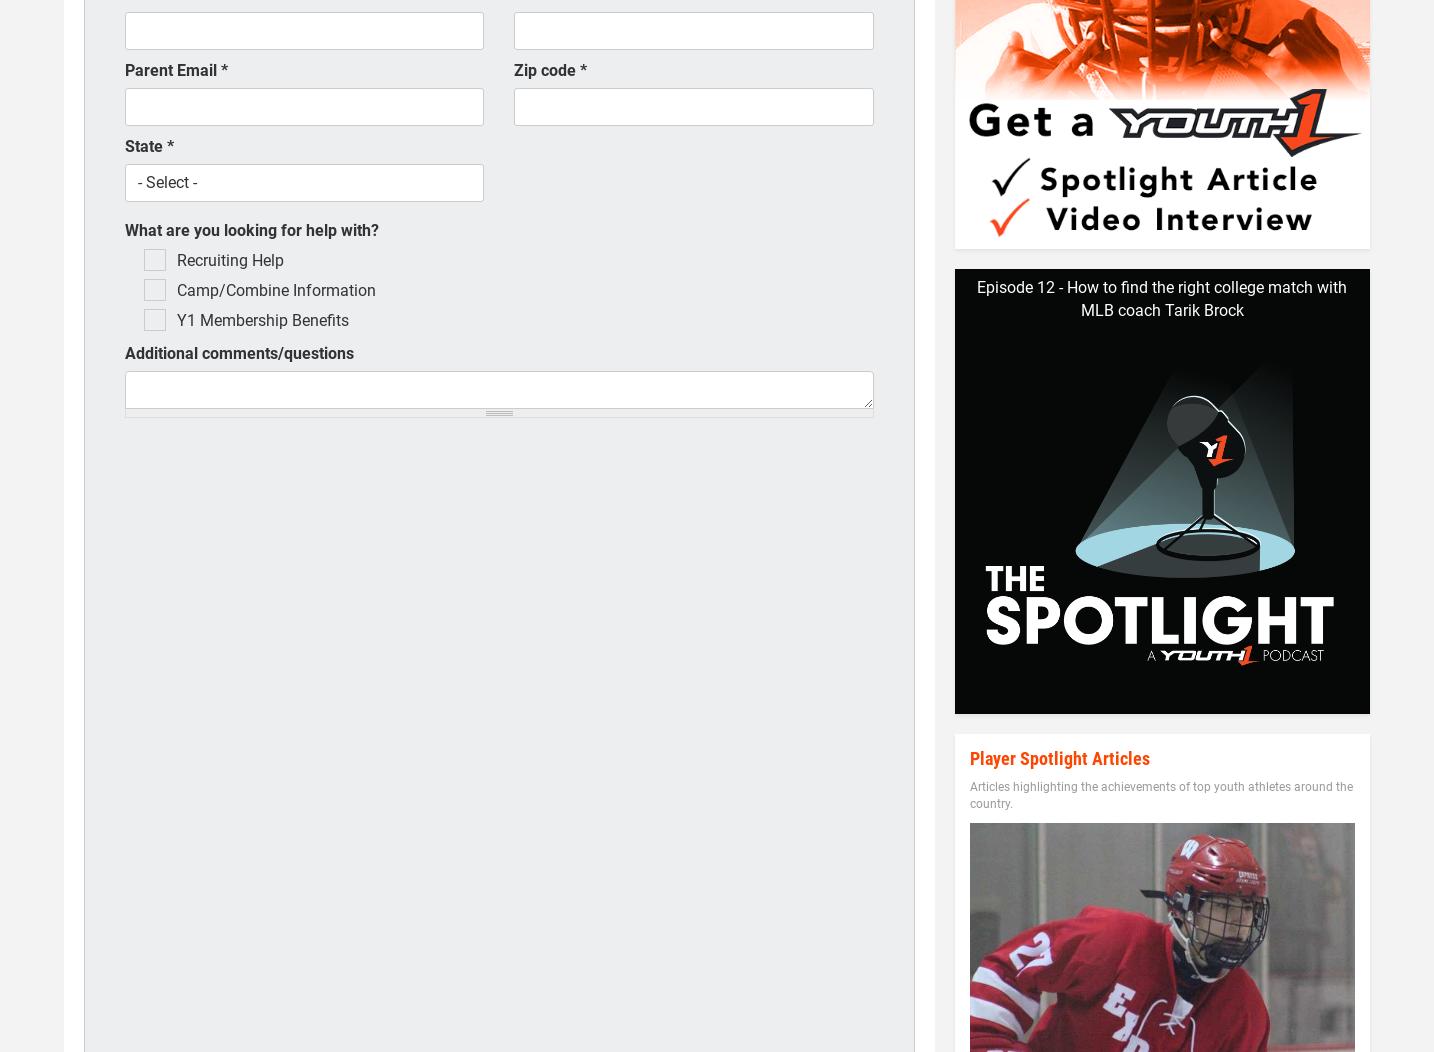 This screenshot has height=1052, width=1434. Describe the element at coordinates (1161, 298) in the screenshot. I see `'Episode 12 - How to find the right college match with MLB coach Tarik Brock'` at that location.